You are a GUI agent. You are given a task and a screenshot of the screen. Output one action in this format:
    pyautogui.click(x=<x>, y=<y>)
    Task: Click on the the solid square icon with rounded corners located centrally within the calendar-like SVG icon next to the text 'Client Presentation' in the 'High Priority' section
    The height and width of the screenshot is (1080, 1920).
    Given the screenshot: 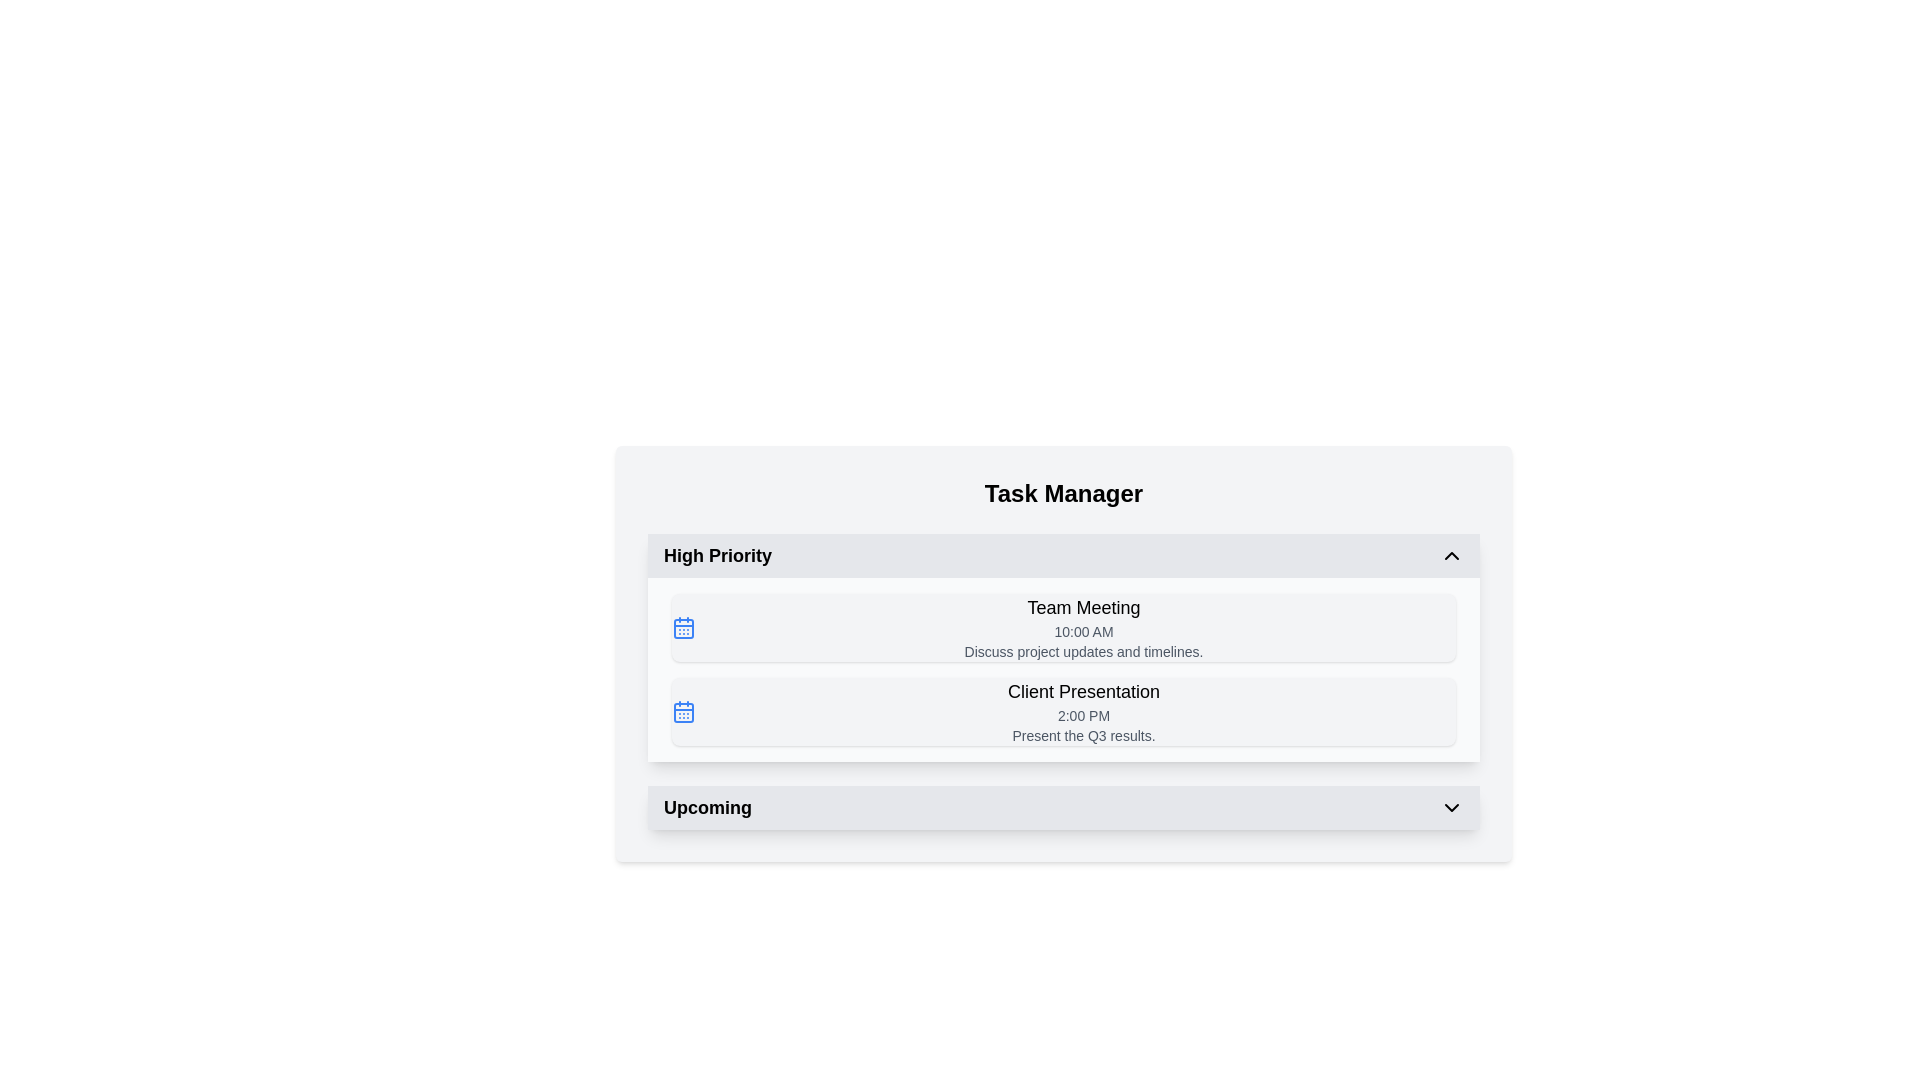 What is the action you would take?
    pyautogui.click(x=684, y=712)
    